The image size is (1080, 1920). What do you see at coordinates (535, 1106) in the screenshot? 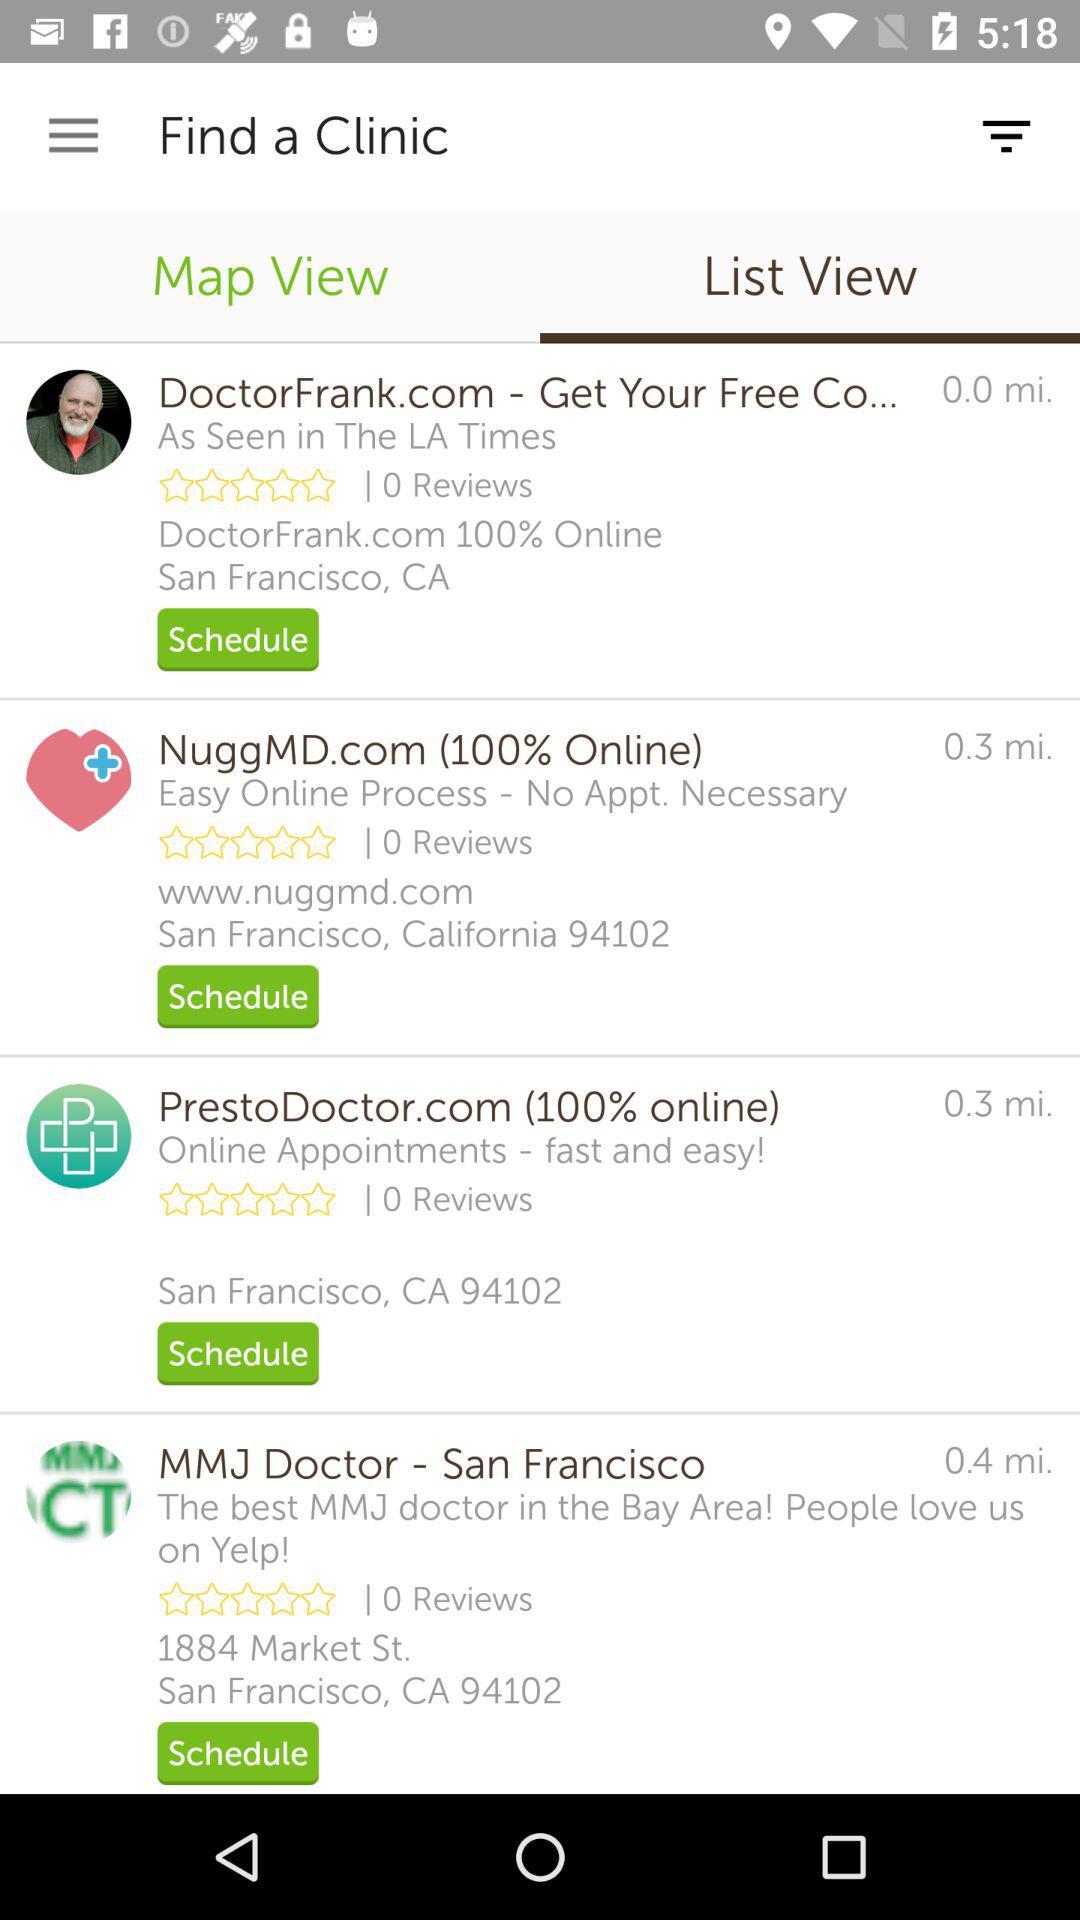
I see `icon next to the 0.3 mi.` at bounding box center [535, 1106].